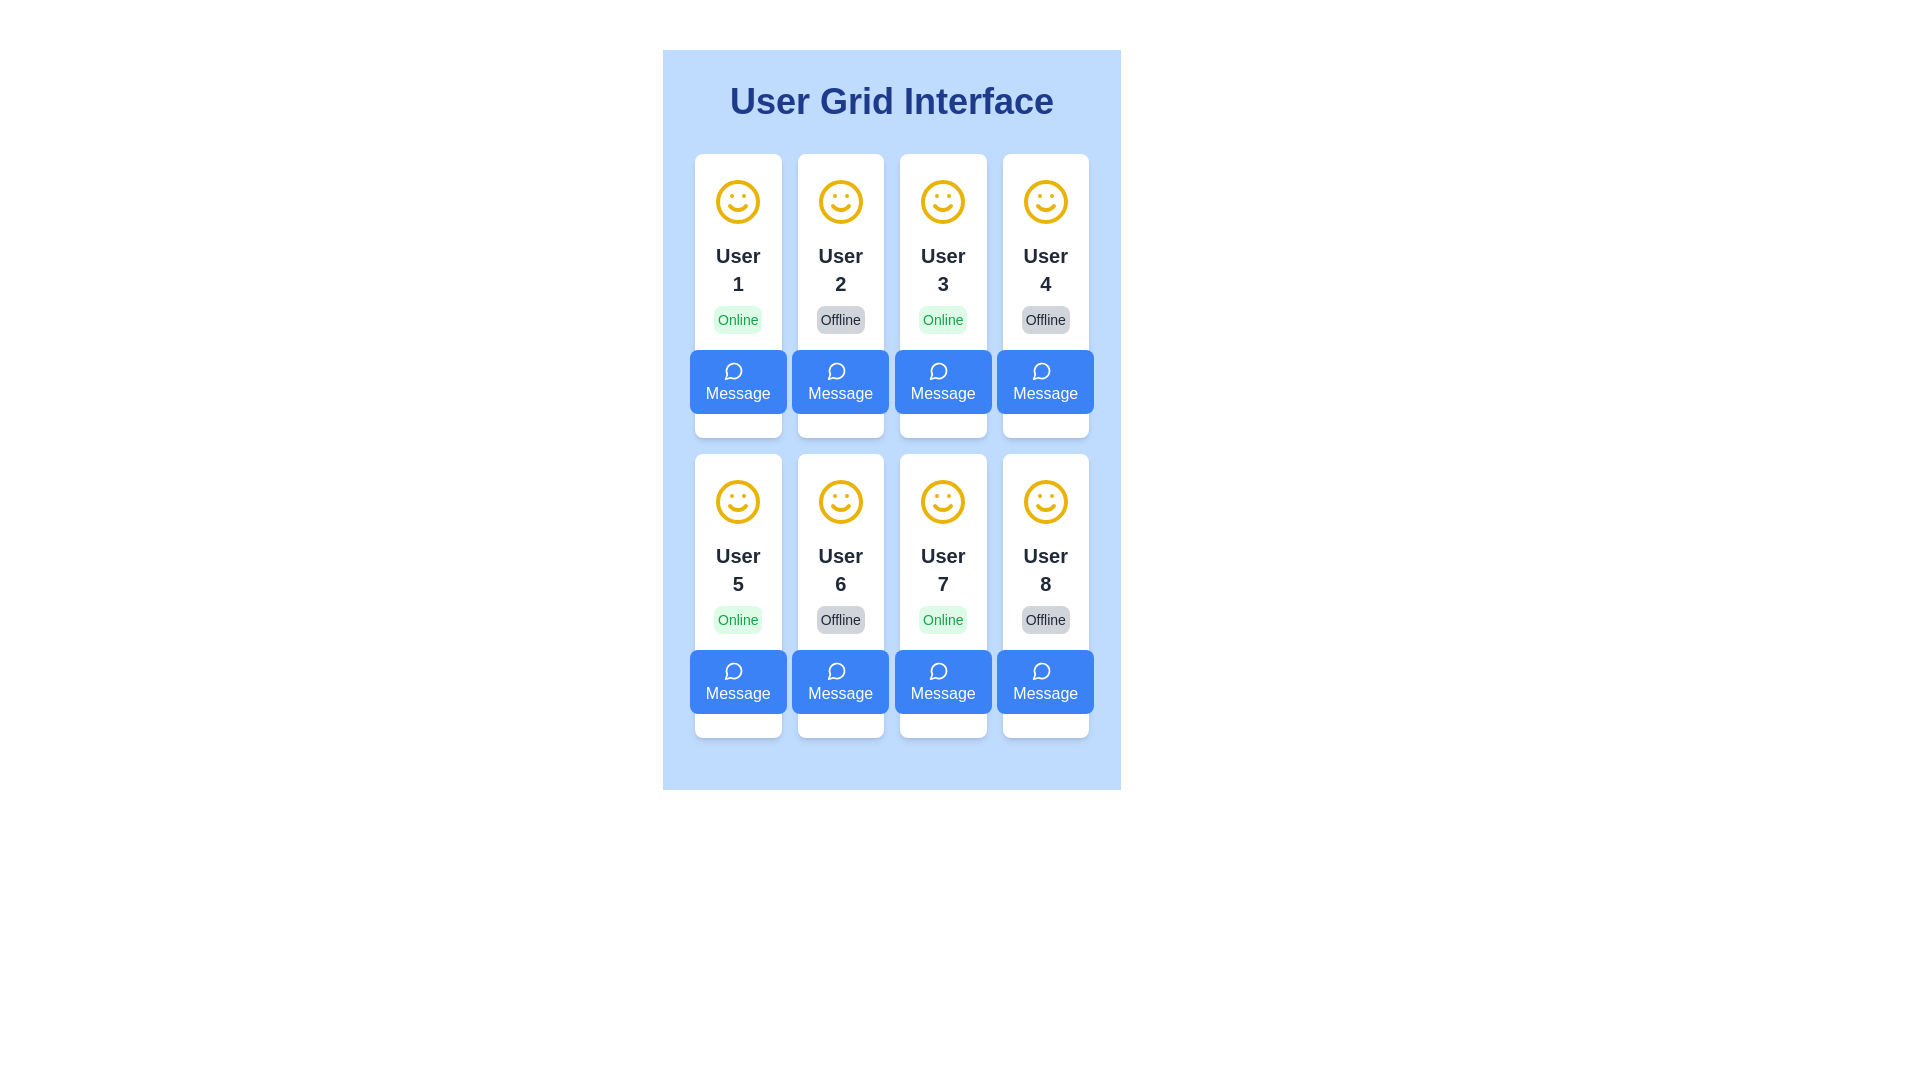  Describe the element at coordinates (836, 370) in the screenshot. I see `the SVG icon resembling a speech bubble within the 'Message' button` at that location.